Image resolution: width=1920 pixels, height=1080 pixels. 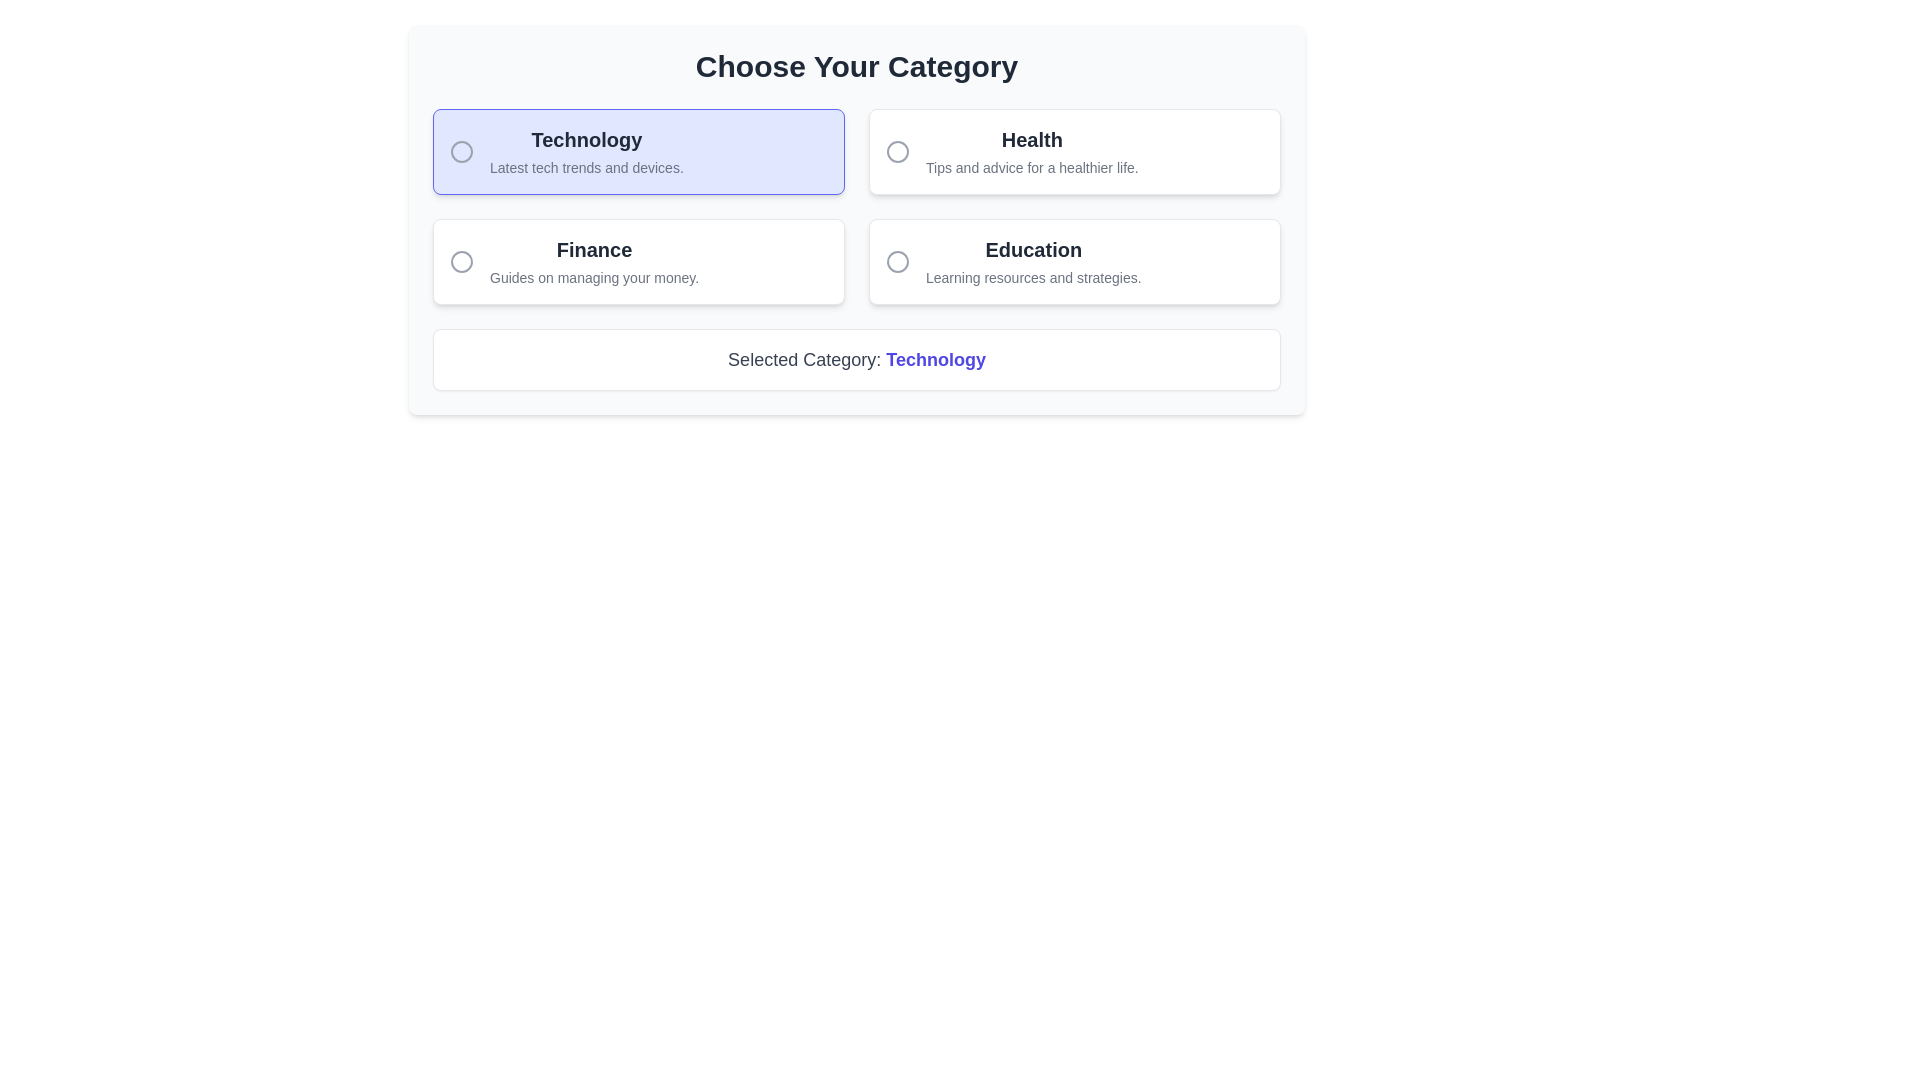 I want to click on title text element indicating the category name 'Health', which is located in the top row of the category card selection menu, so click(x=1032, y=138).